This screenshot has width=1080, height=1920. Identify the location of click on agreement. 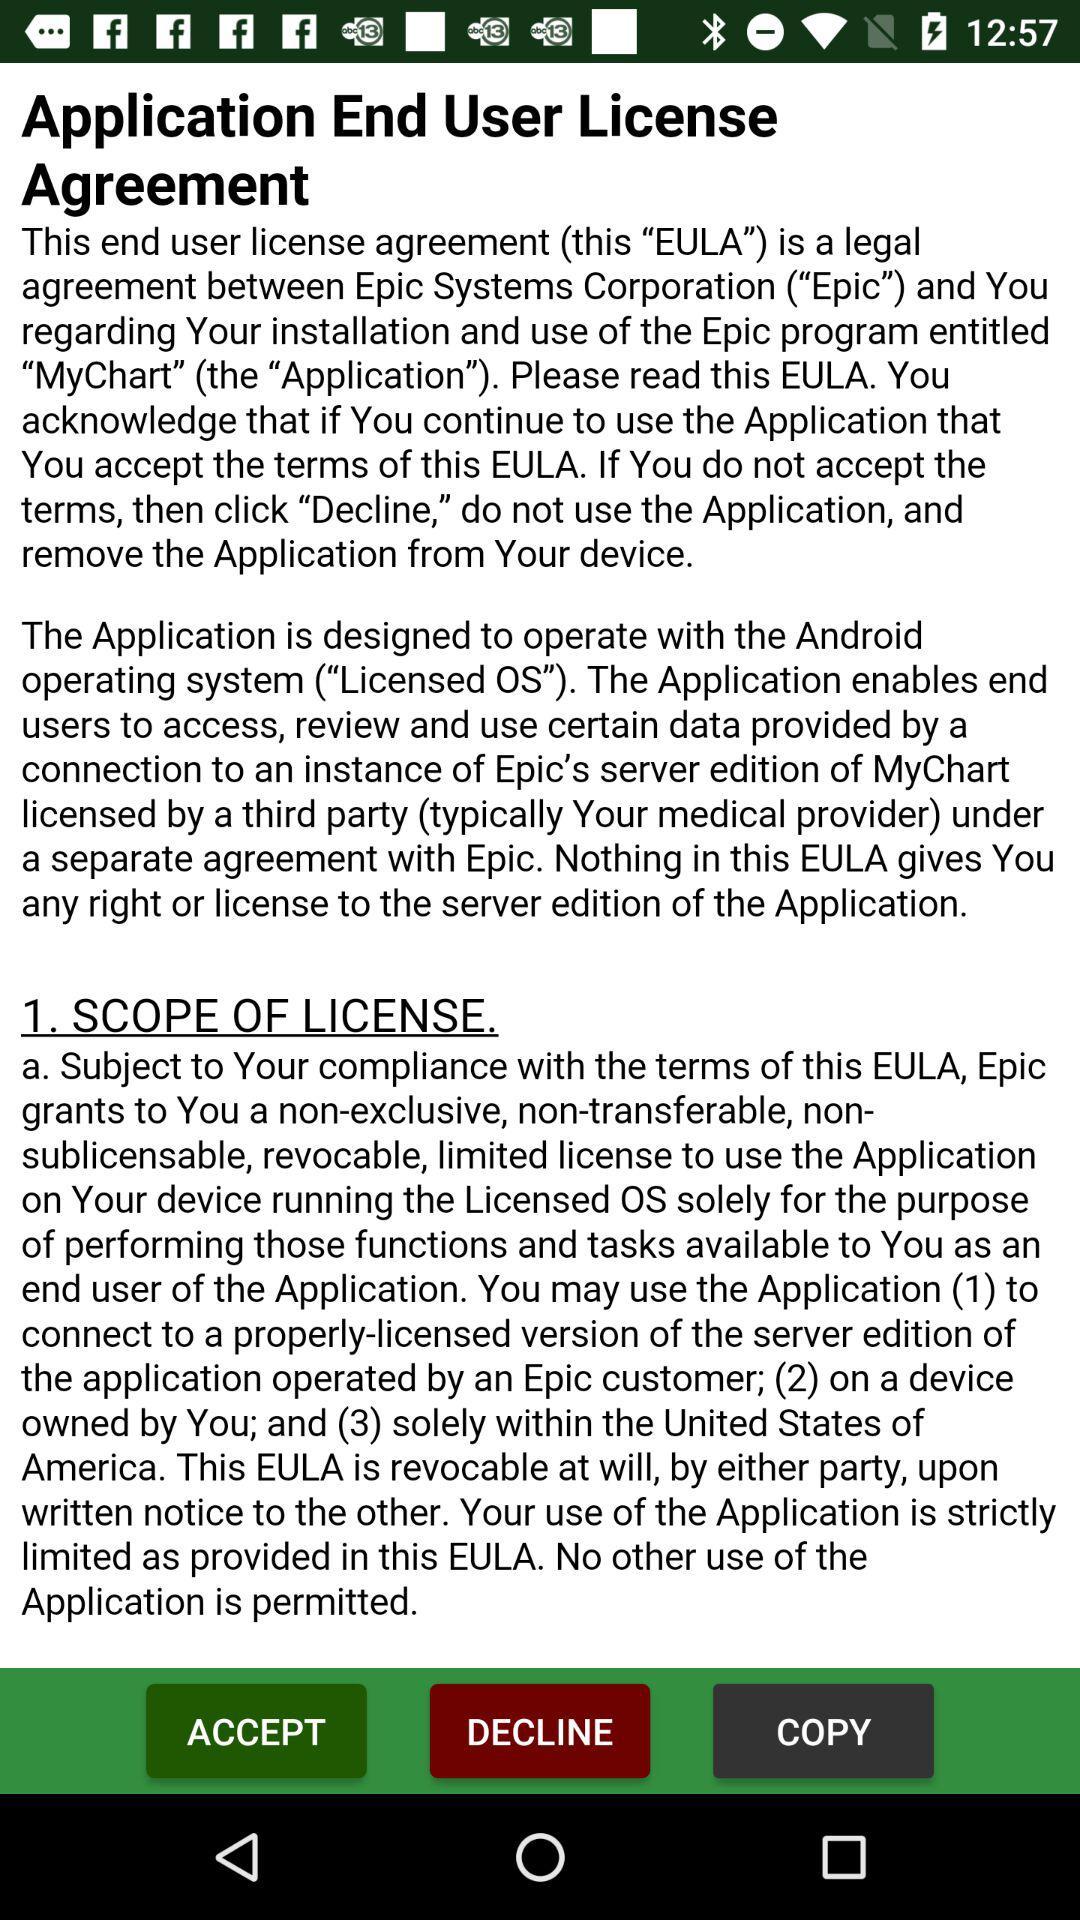
(540, 865).